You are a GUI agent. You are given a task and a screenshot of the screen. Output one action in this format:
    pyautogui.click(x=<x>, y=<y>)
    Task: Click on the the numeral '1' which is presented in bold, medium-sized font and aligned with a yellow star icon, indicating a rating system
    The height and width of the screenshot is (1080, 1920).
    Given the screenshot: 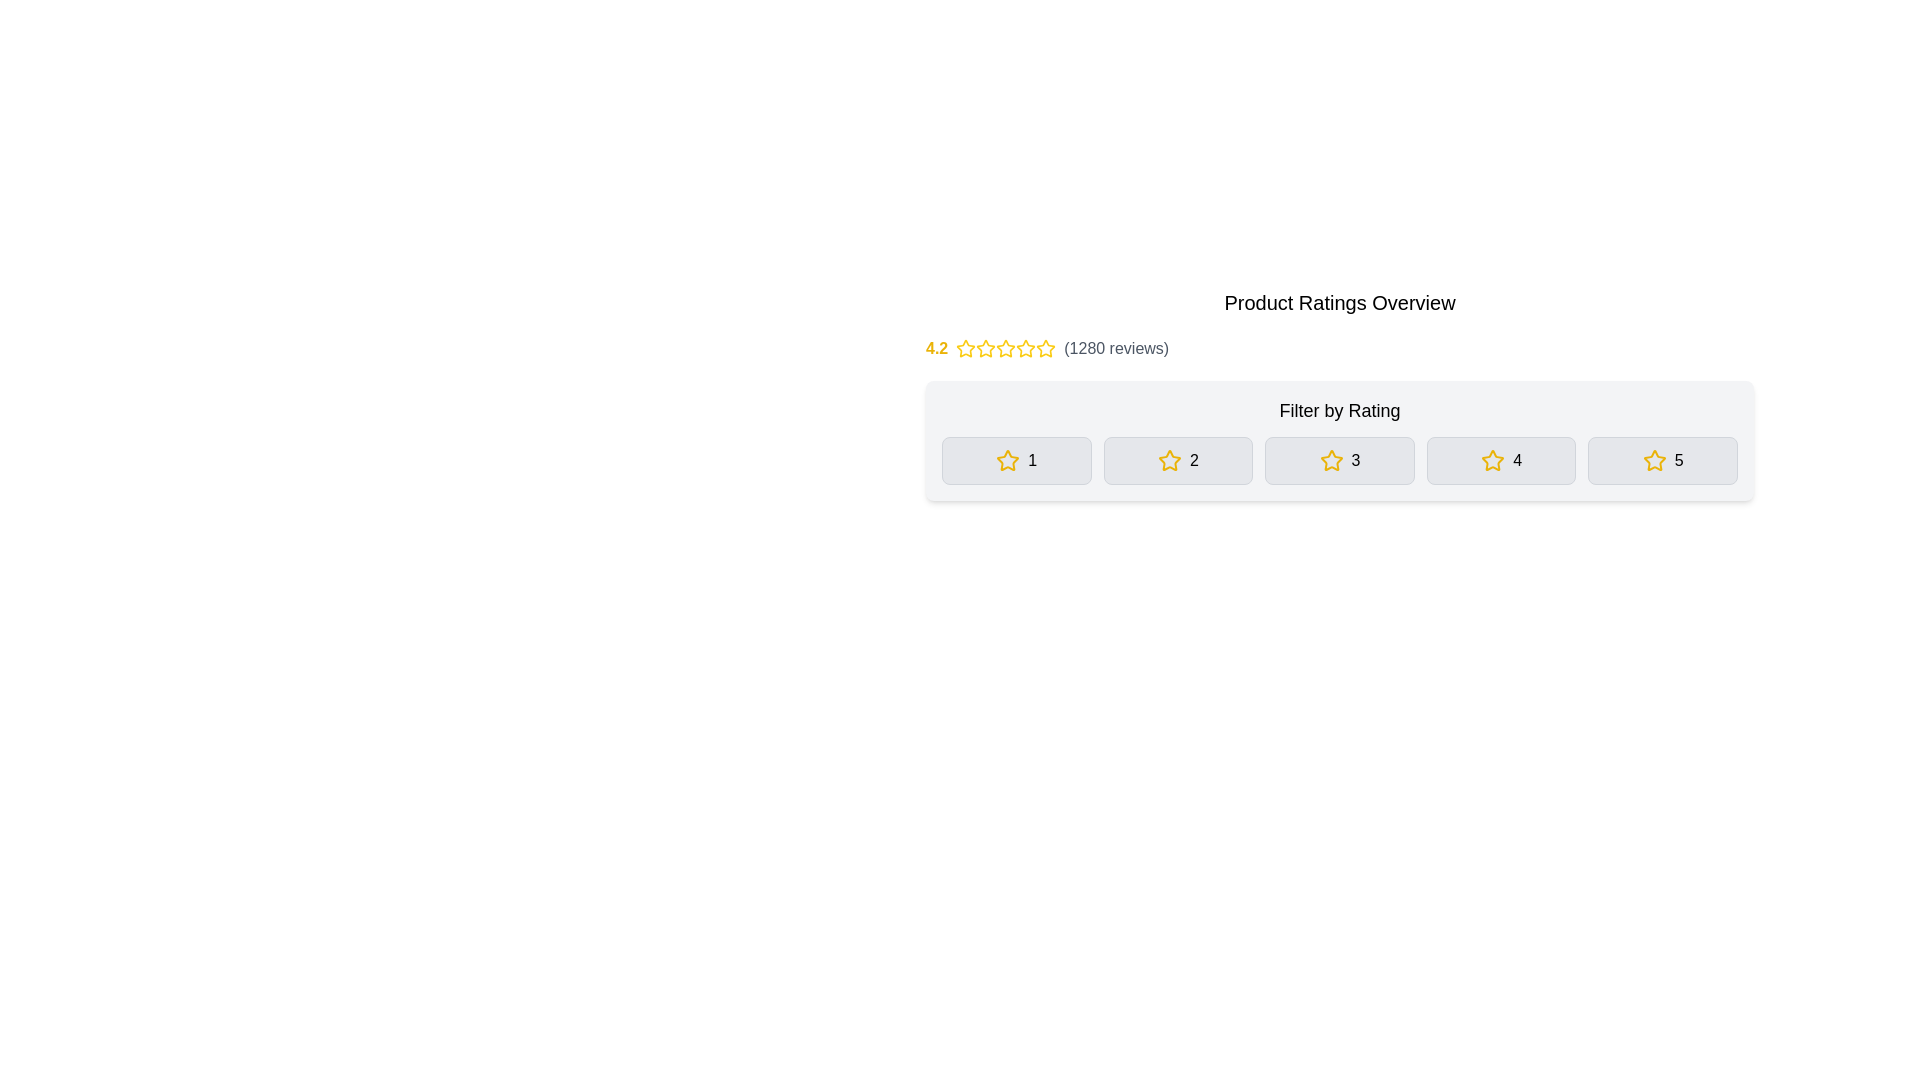 What is the action you would take?
    pyautogui.click(x=1032, y=461)
    